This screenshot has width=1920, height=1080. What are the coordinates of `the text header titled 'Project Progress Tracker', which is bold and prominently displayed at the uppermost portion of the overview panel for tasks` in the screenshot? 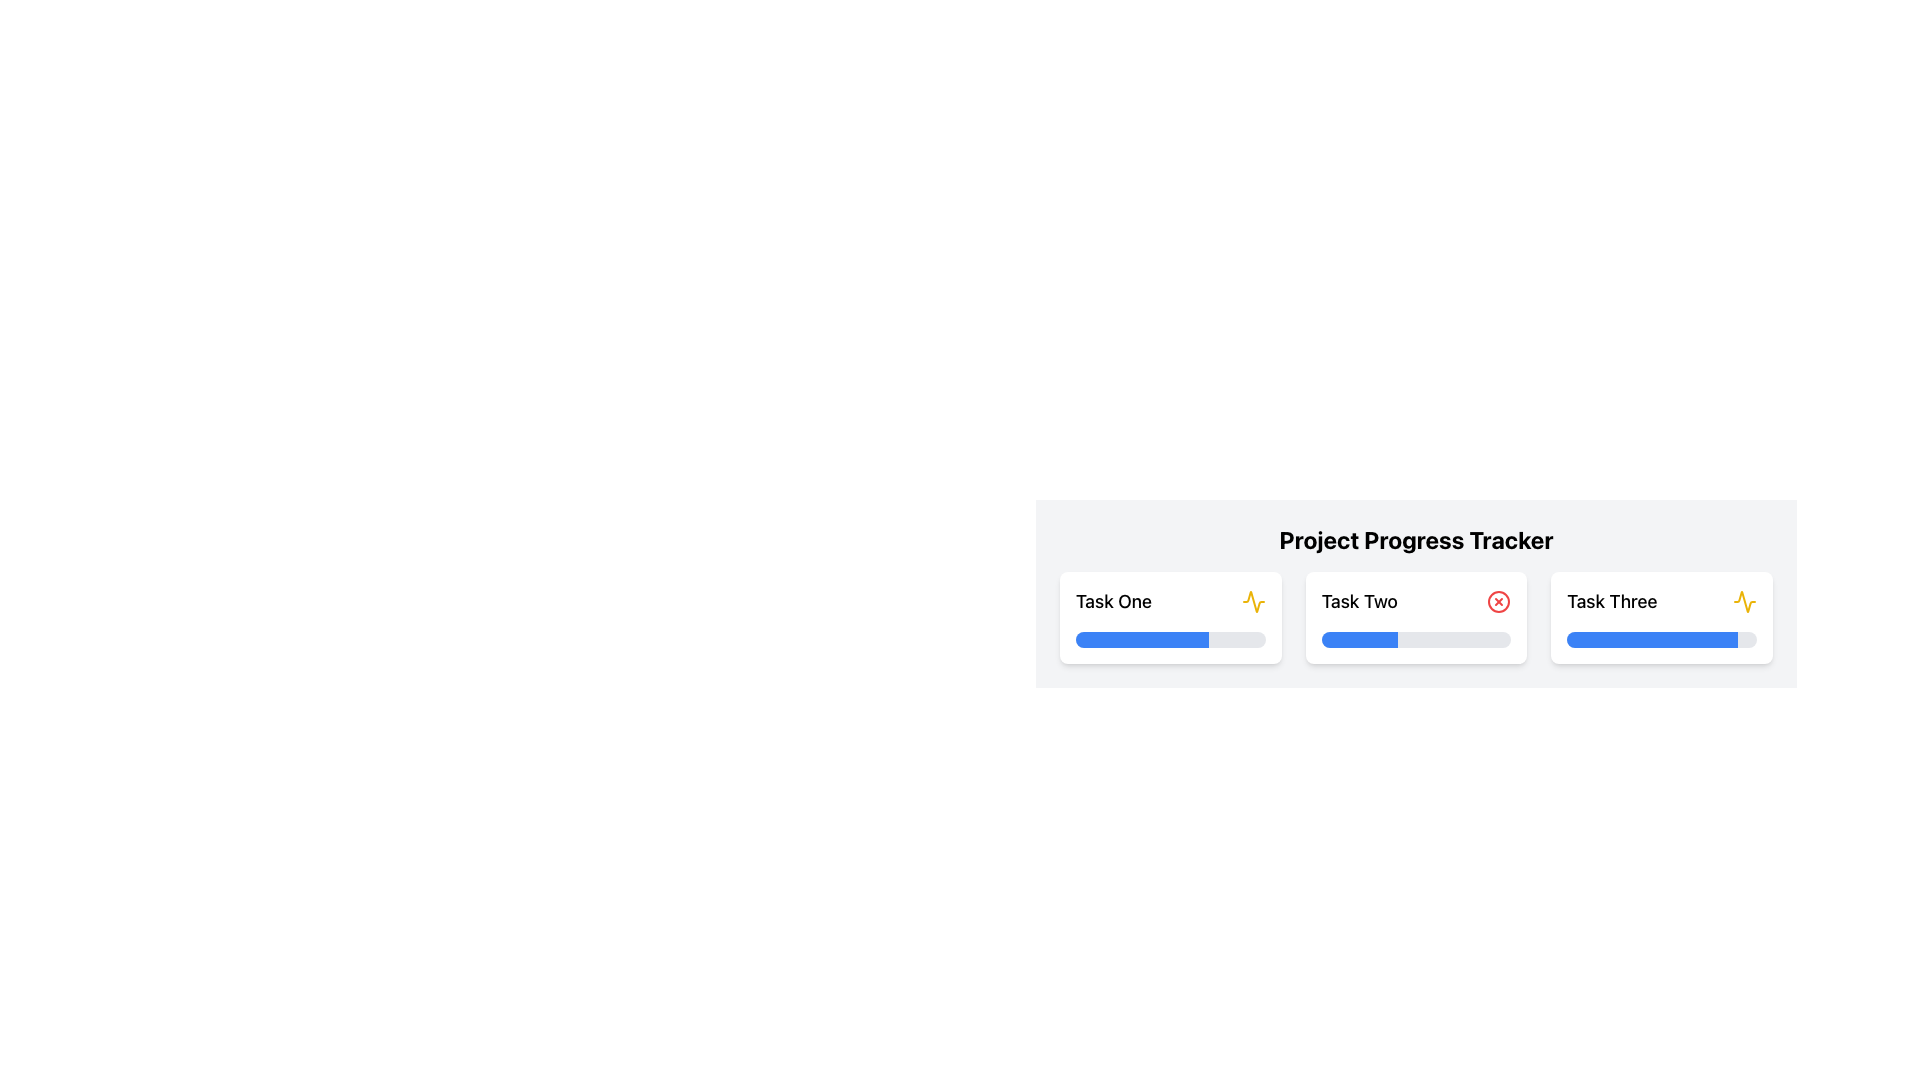 It's located at (1415, 540).